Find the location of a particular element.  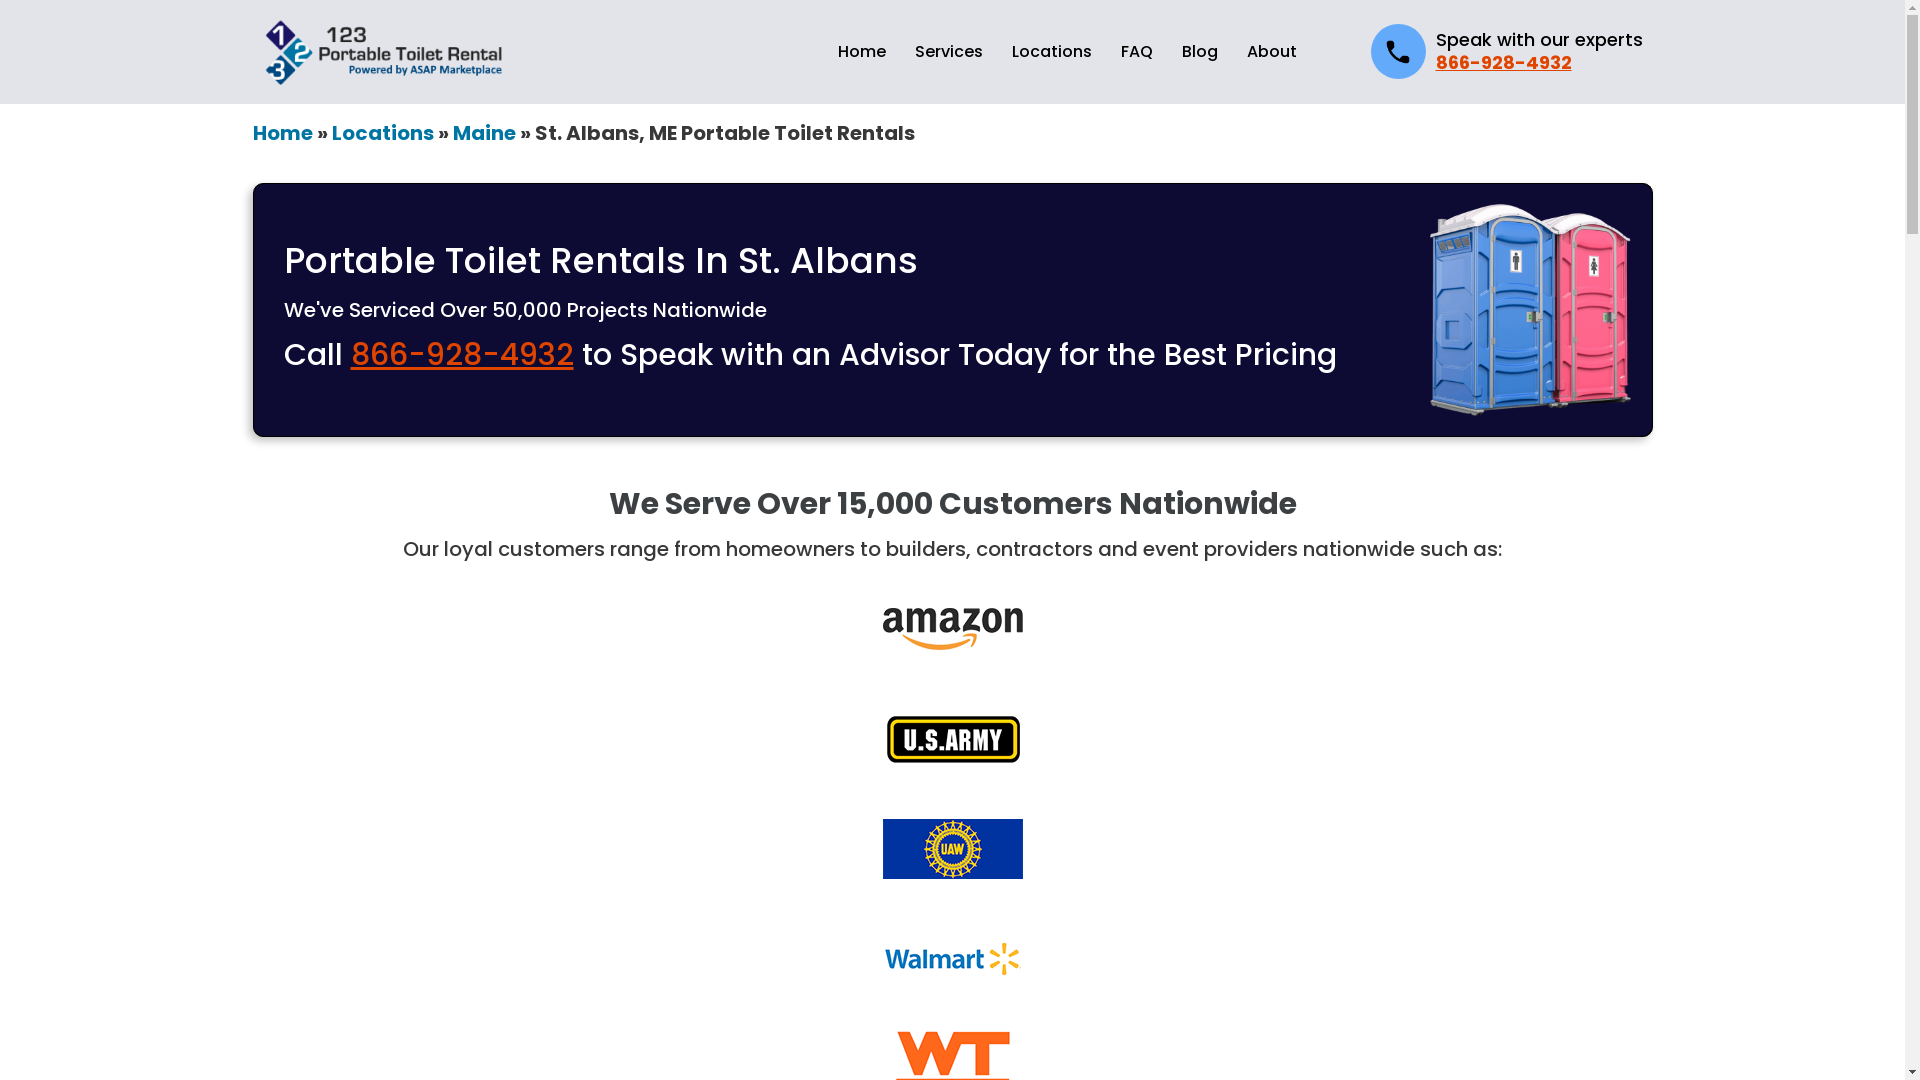

'Home' is located at coordinates (251, 132).